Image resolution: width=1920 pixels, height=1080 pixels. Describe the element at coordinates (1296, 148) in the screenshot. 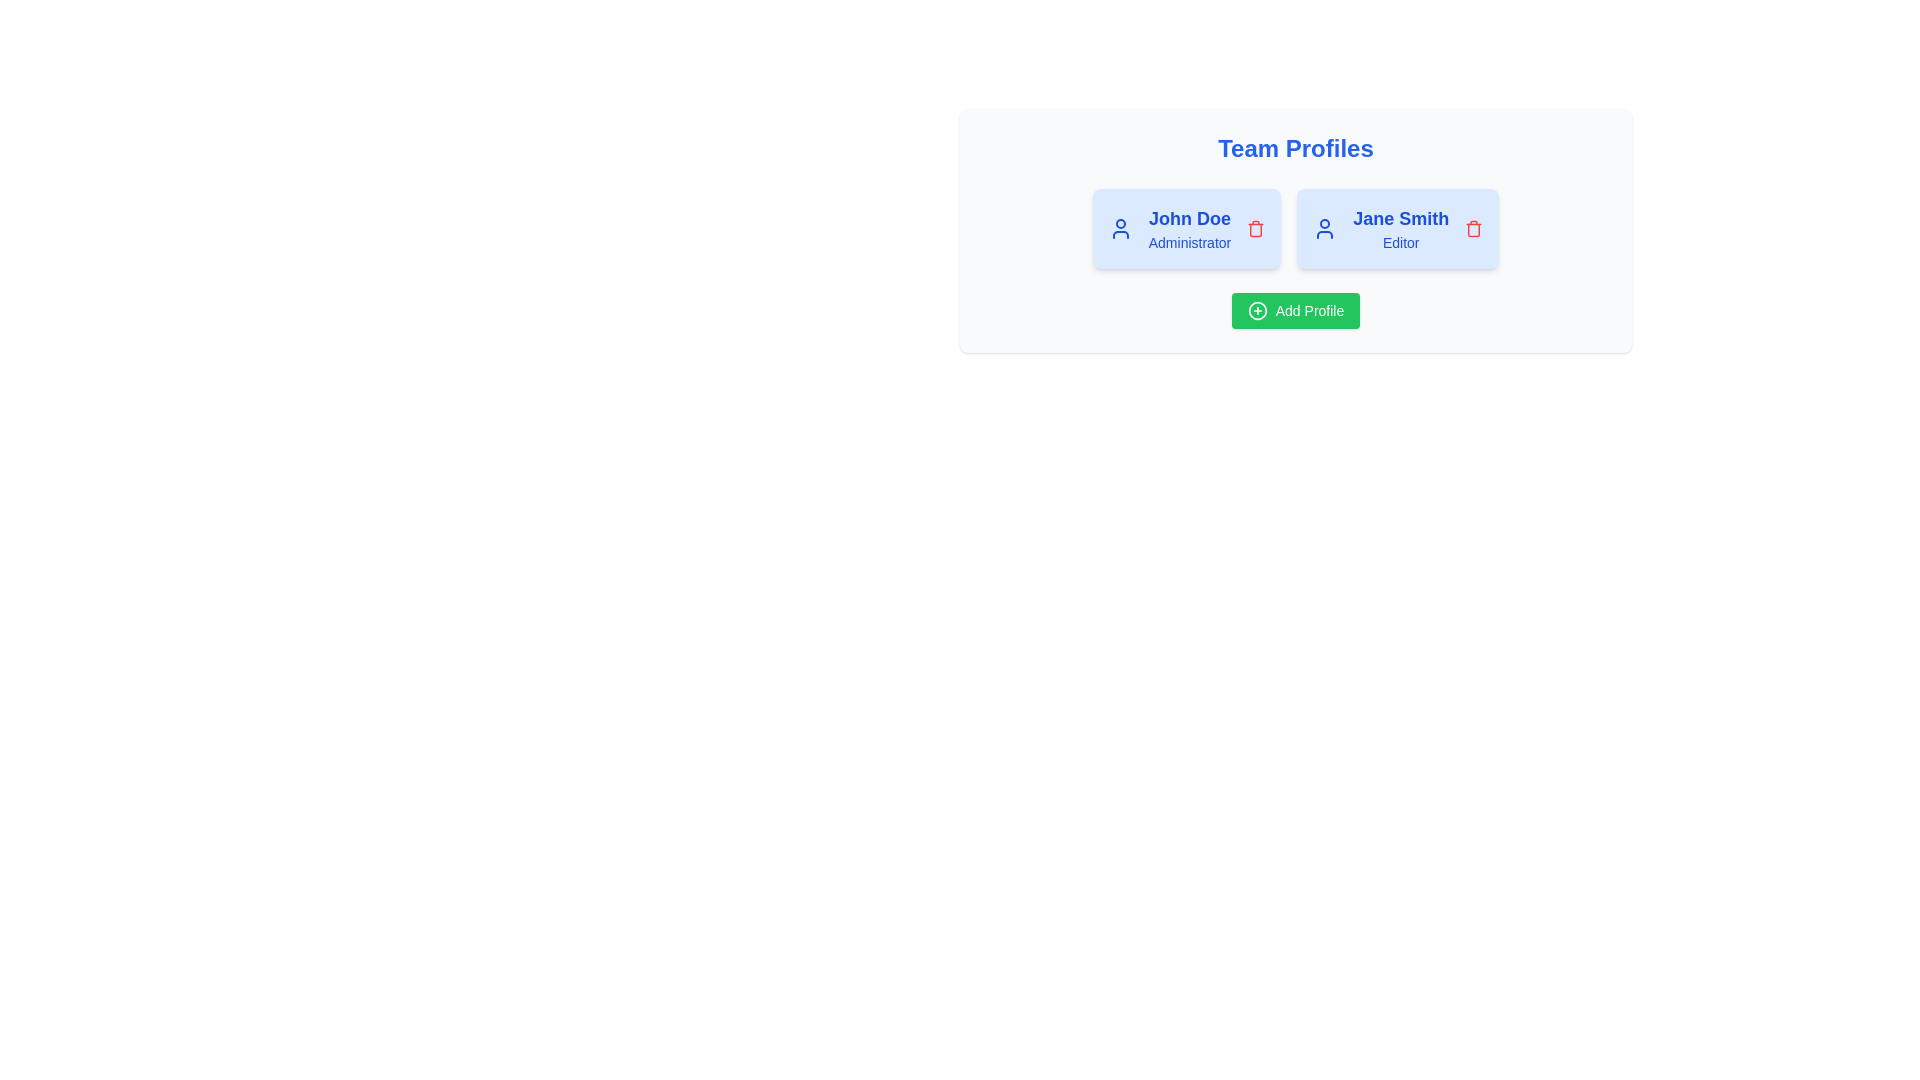

I see `the 'Team Profiles' heading` at that location.